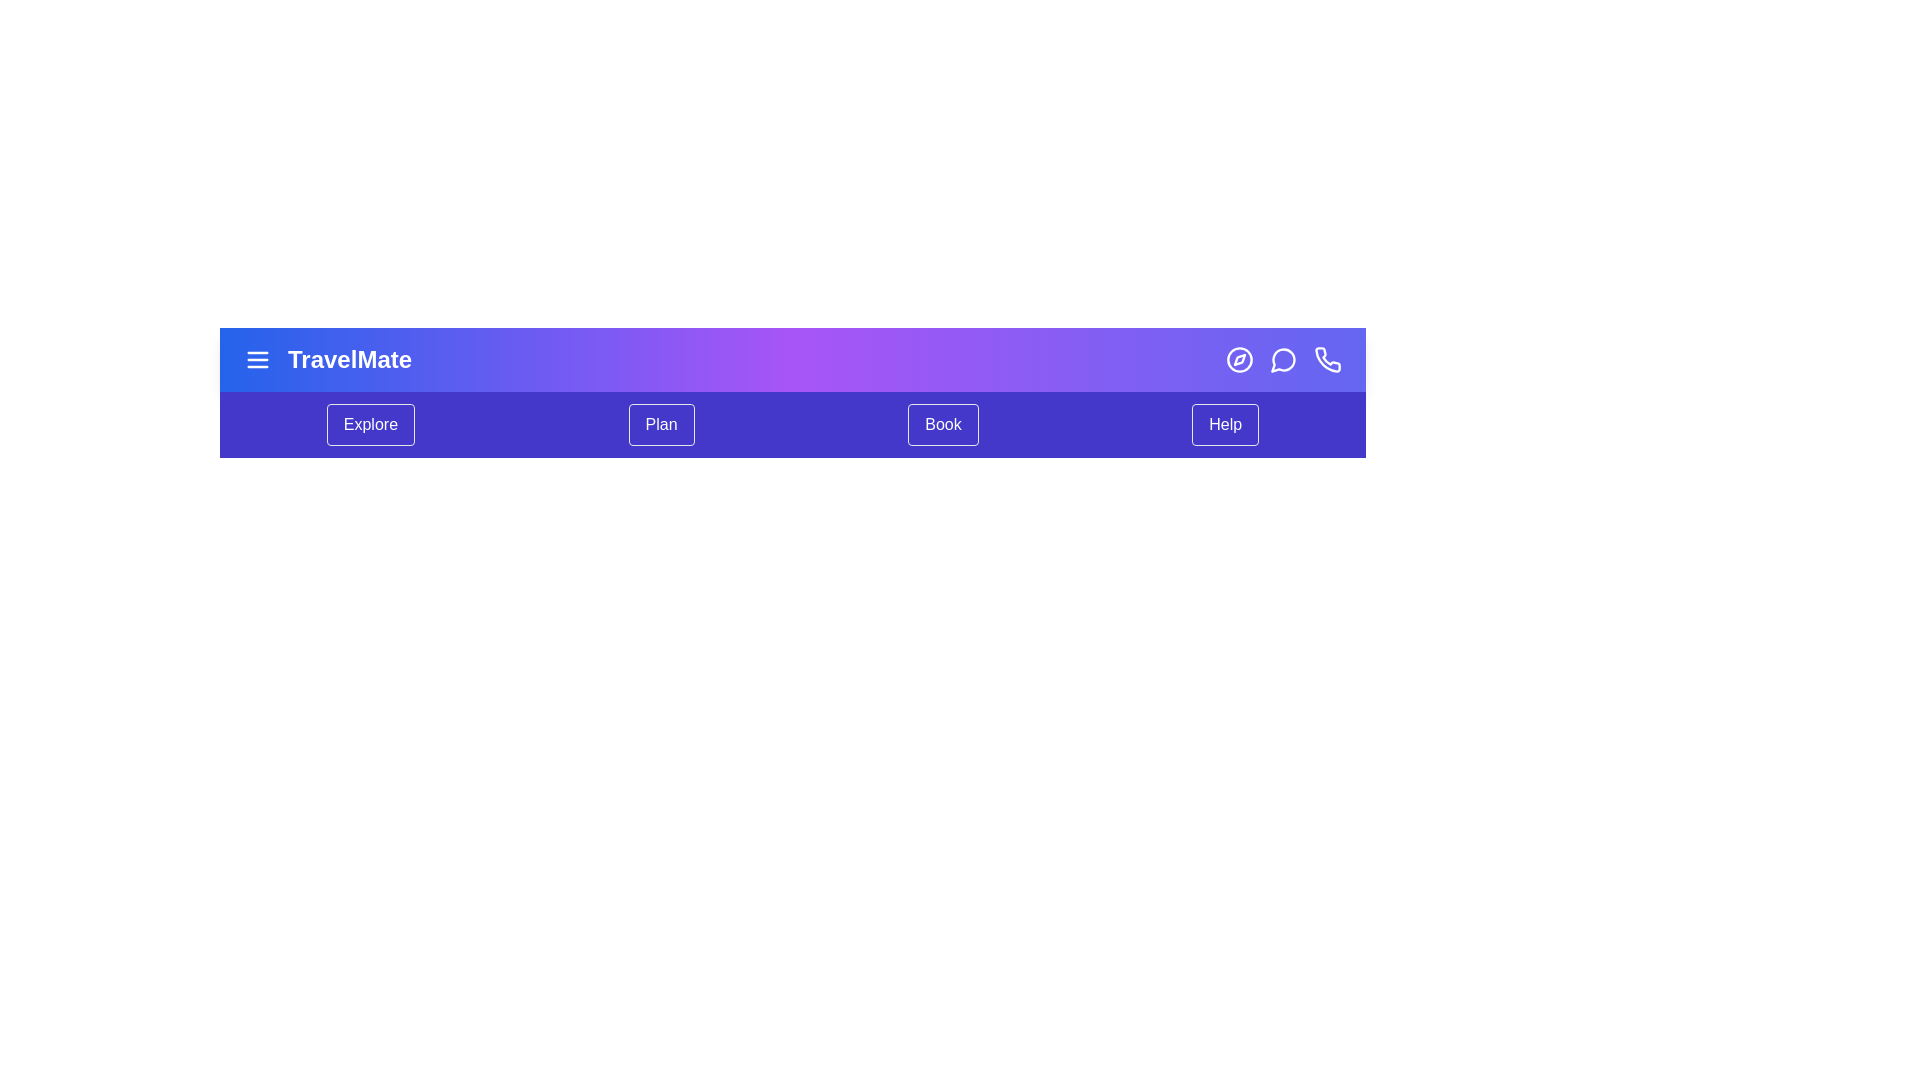 Image resolution: width=1920 pixels, height=1080 pixels. I want to click on the phone icon in the TravelPlannerBar, so click(1328, 358).